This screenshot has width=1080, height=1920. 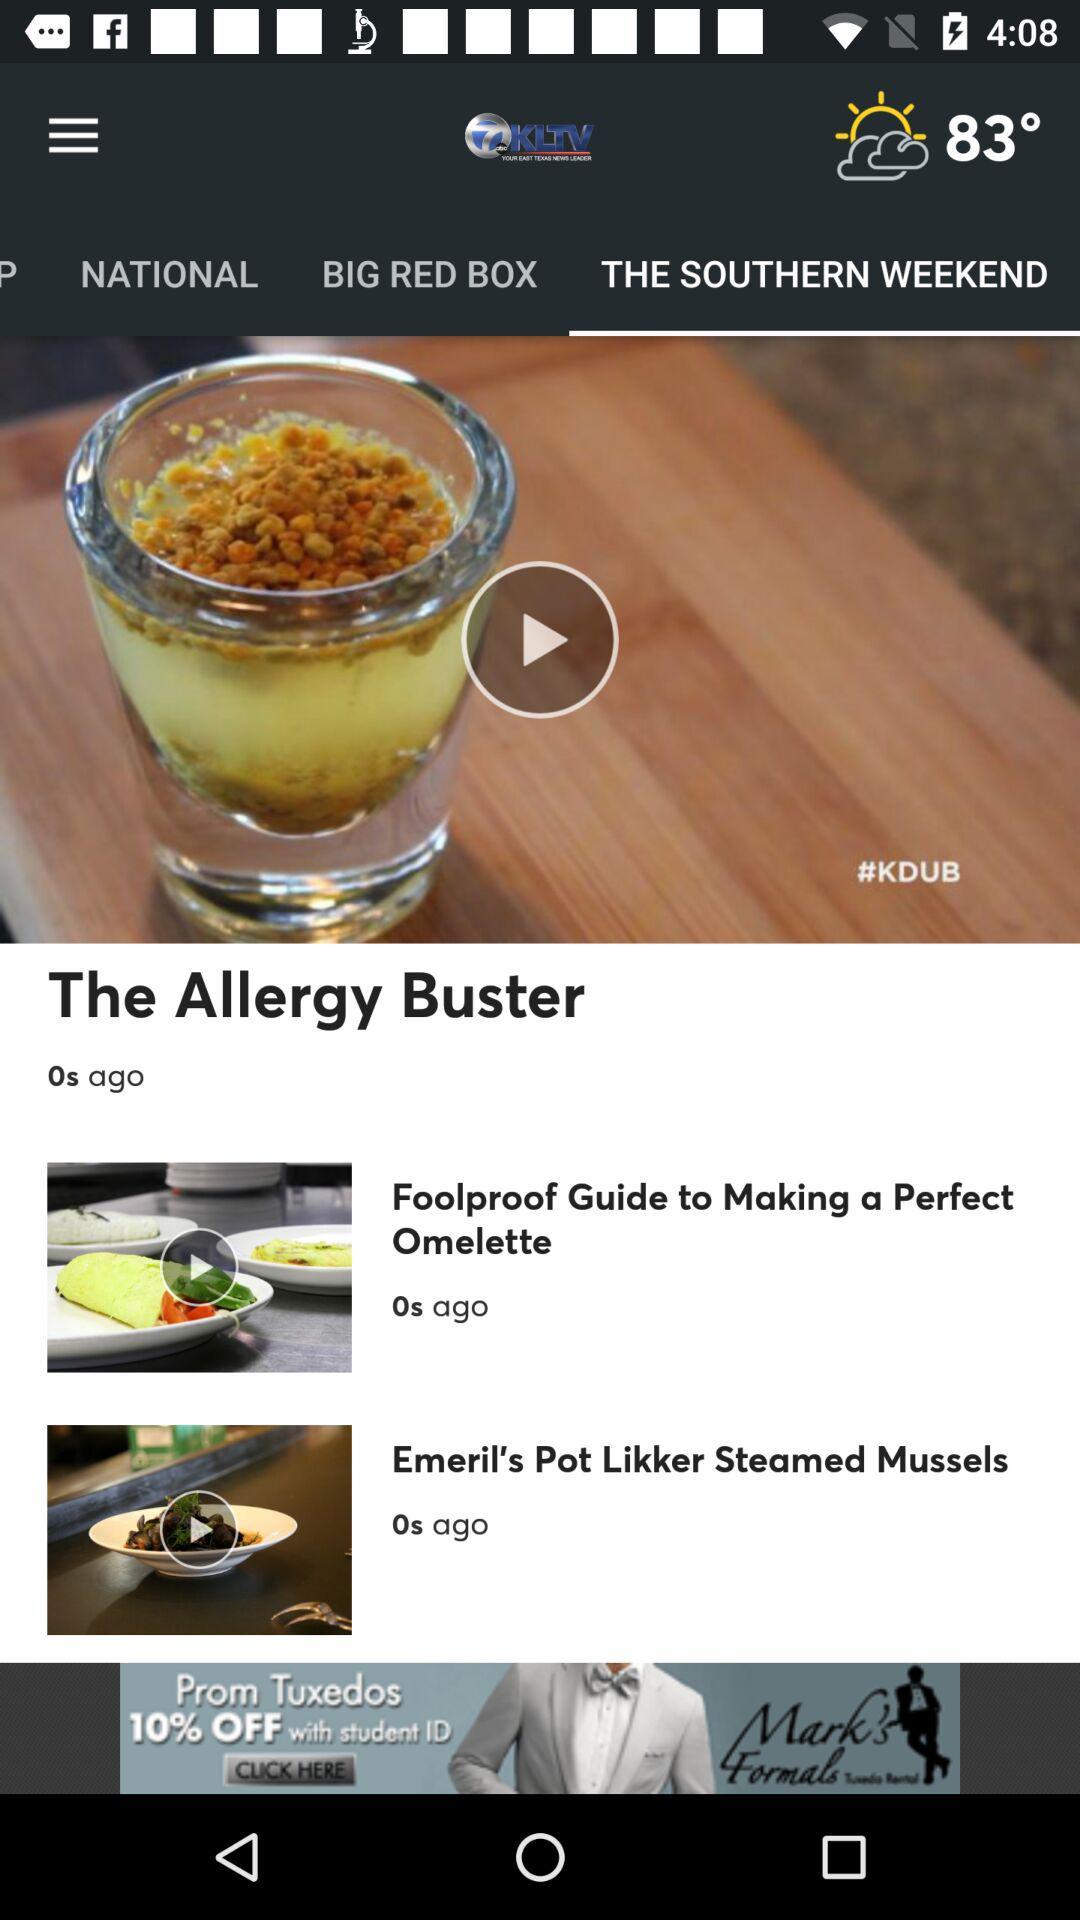 What do you see at coordinates (880, 135) in the screenshot?
I see `check weather` at bounding box center [880, 135].